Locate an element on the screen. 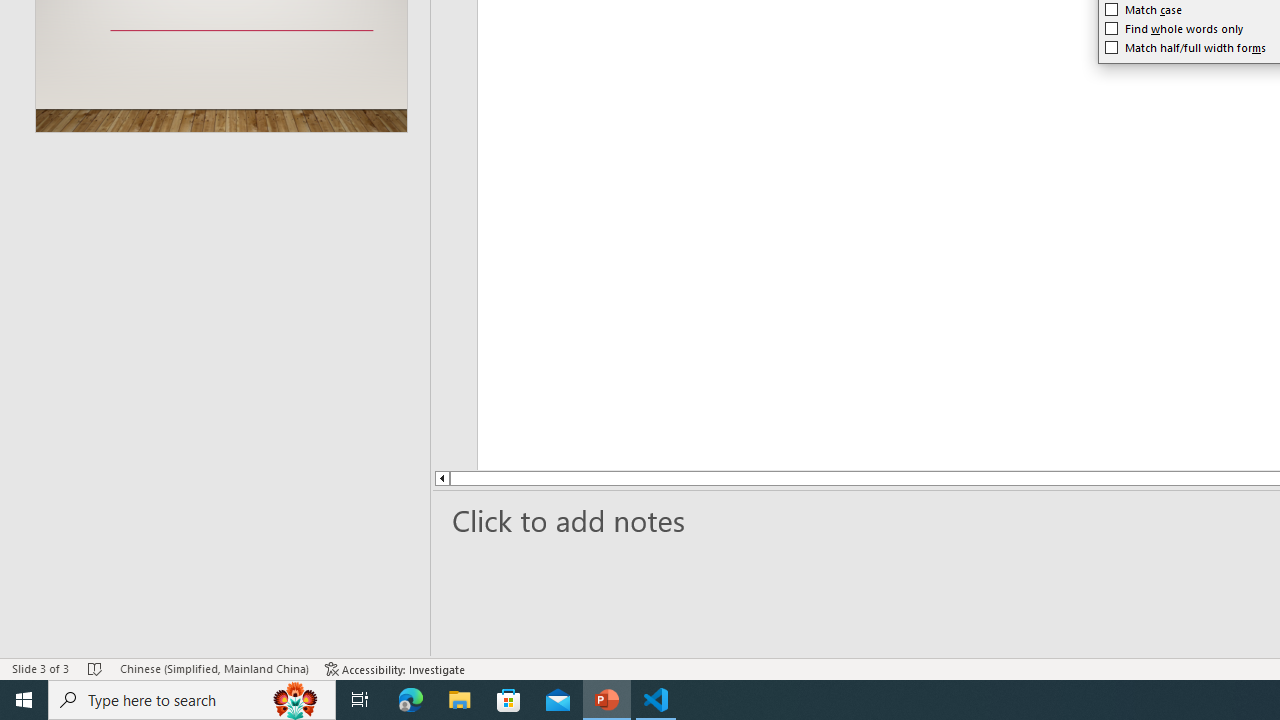 Image resolution: width=1280 pixels, height=720 pixels. 'Find whole words only' is located at coordinates (1175, 28).